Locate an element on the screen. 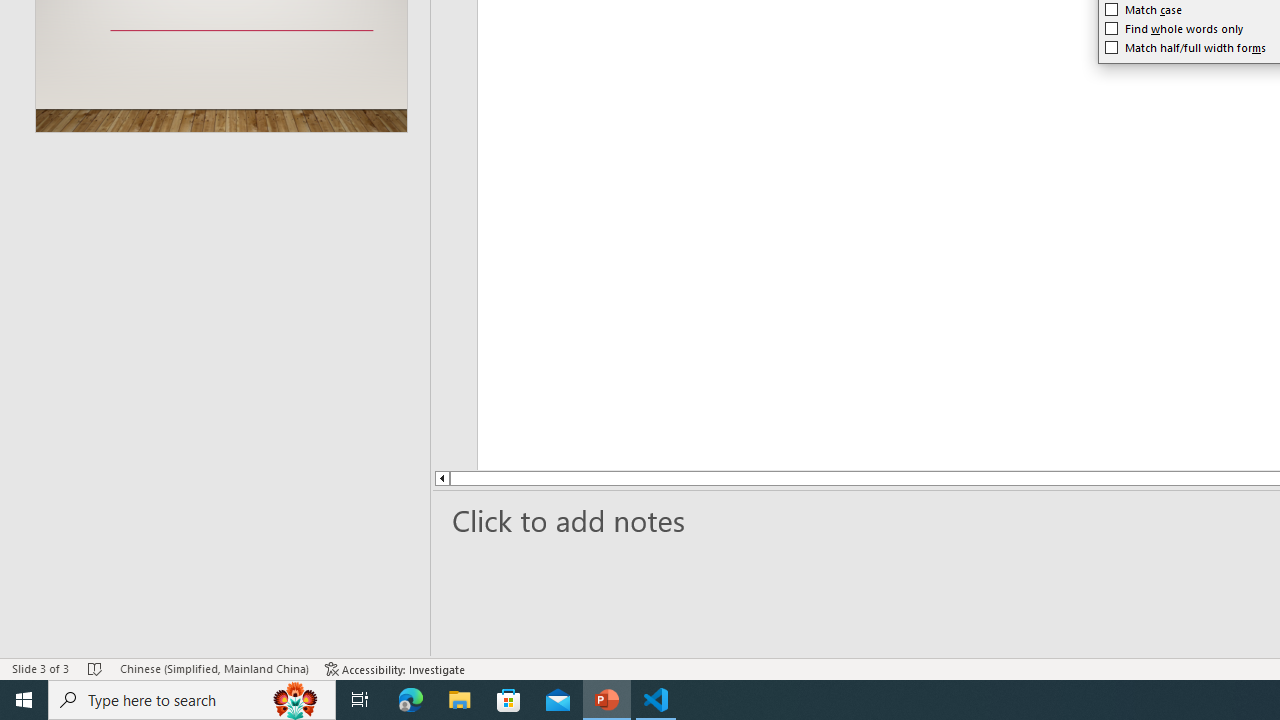 Image resolution: width=1280 pixels, height=720 pixels. 'Find whole words only' is located at coordinates (1175, 28).